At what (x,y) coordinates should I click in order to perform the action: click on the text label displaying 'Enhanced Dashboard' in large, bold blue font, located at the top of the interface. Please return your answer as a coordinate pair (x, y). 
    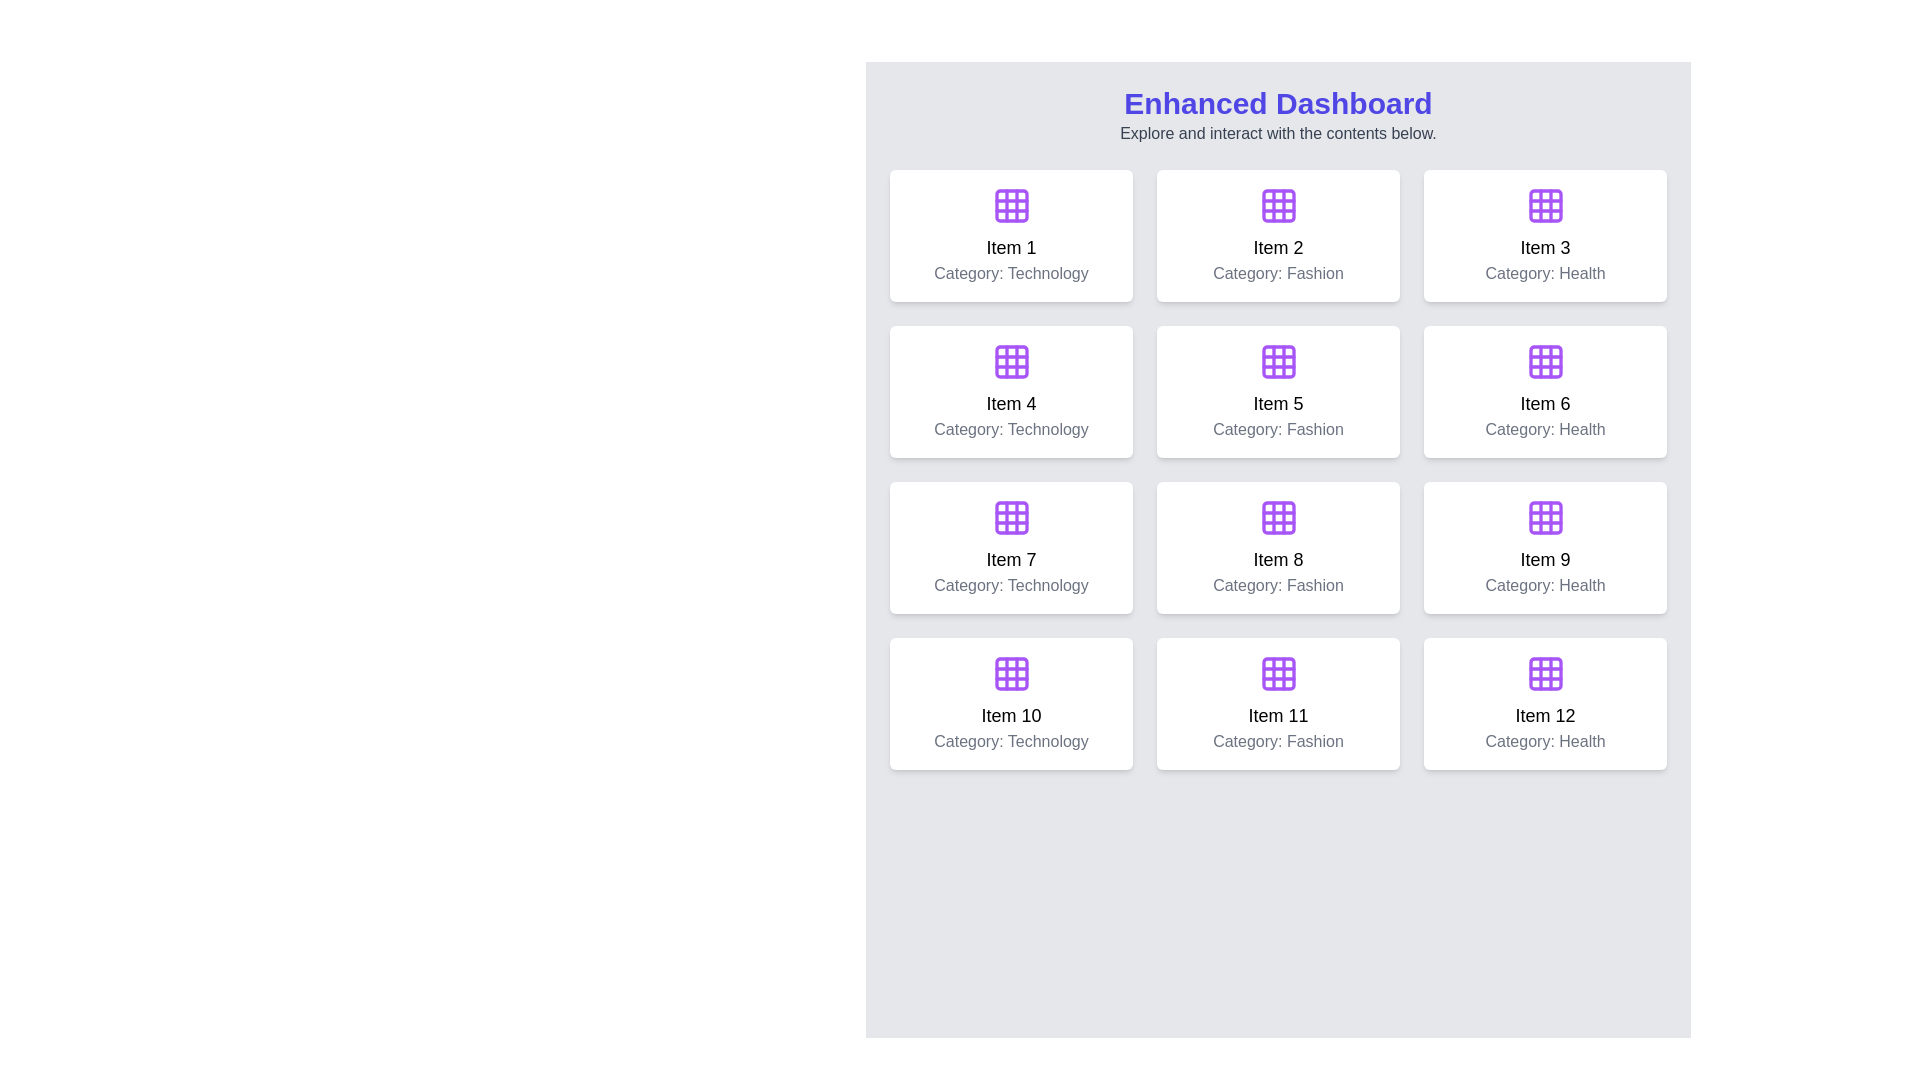
    Looking at the image, I should click on (1277, 104).